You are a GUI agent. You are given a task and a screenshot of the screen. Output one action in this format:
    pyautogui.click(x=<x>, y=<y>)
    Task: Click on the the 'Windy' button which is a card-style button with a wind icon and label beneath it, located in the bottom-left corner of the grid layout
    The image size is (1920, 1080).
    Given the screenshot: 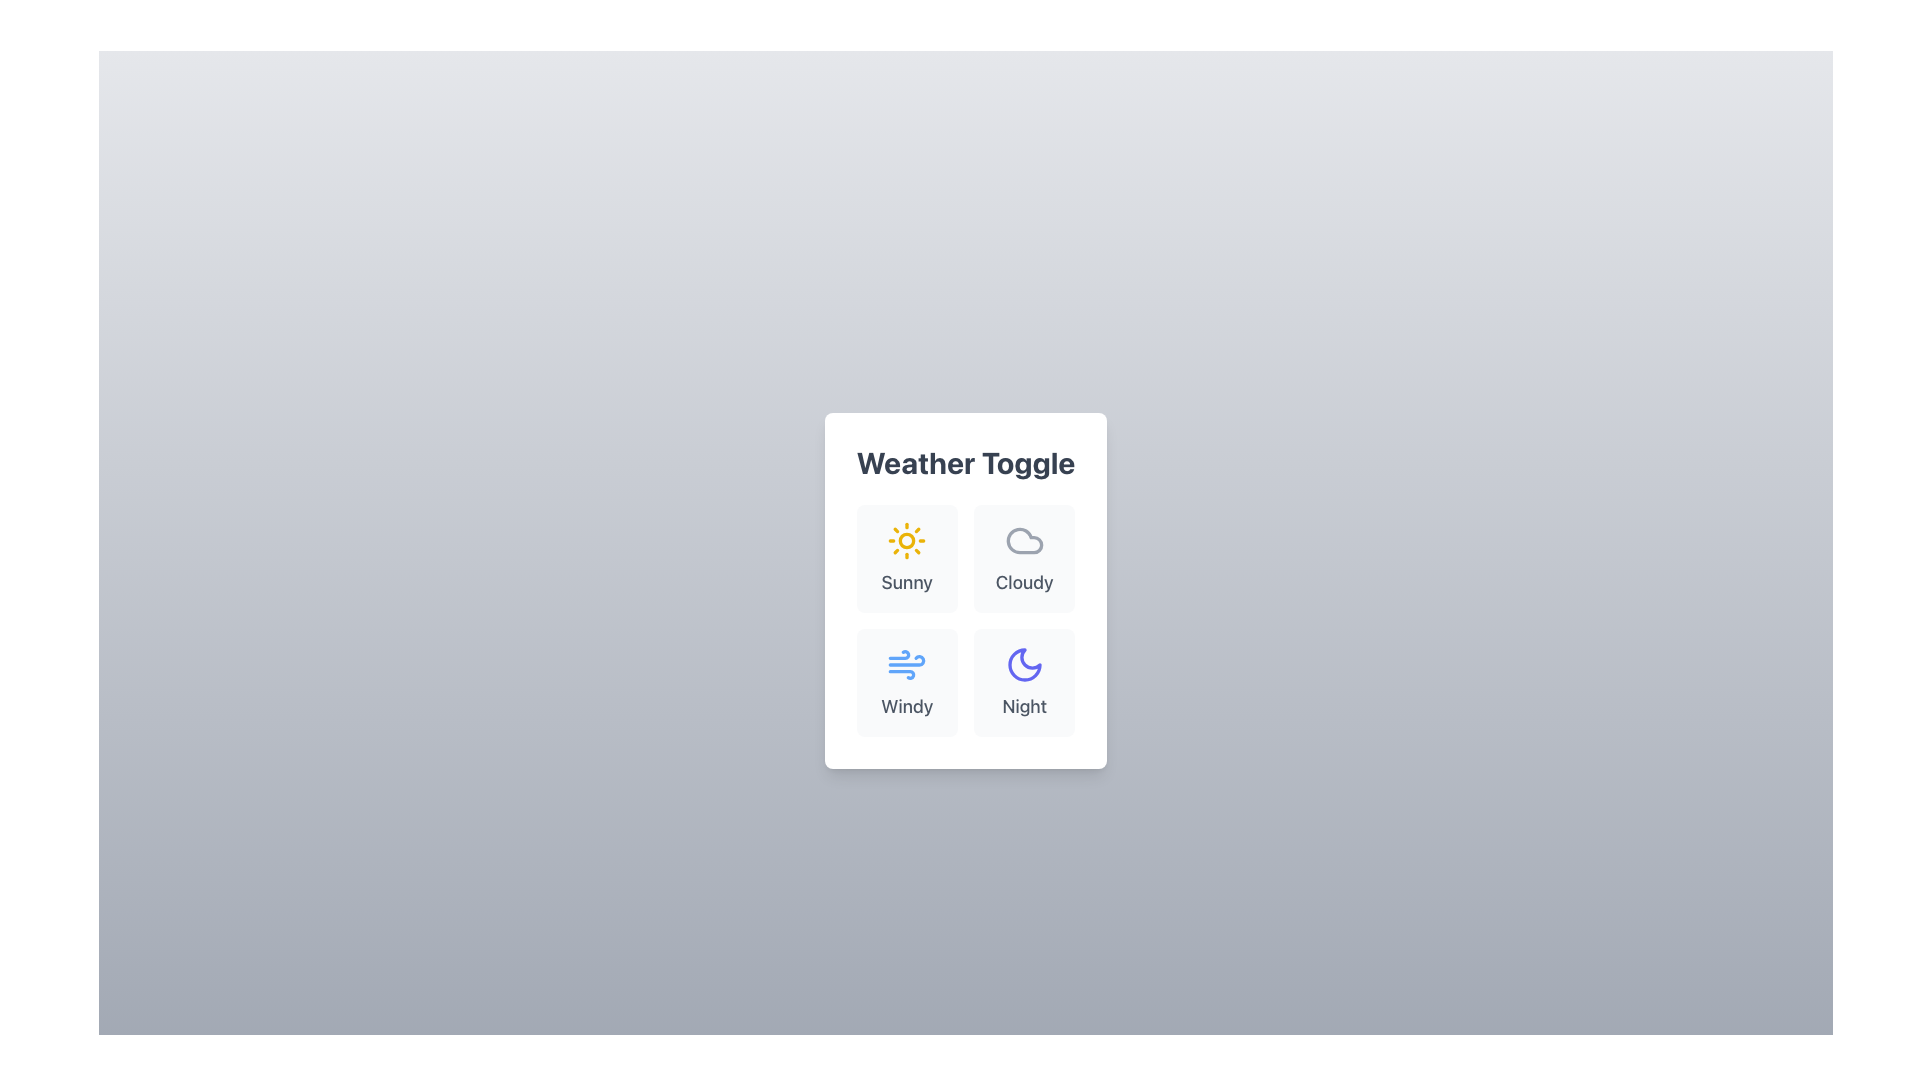 What is the action you would take?
    pyautogui.click(x=906, y=681)
    